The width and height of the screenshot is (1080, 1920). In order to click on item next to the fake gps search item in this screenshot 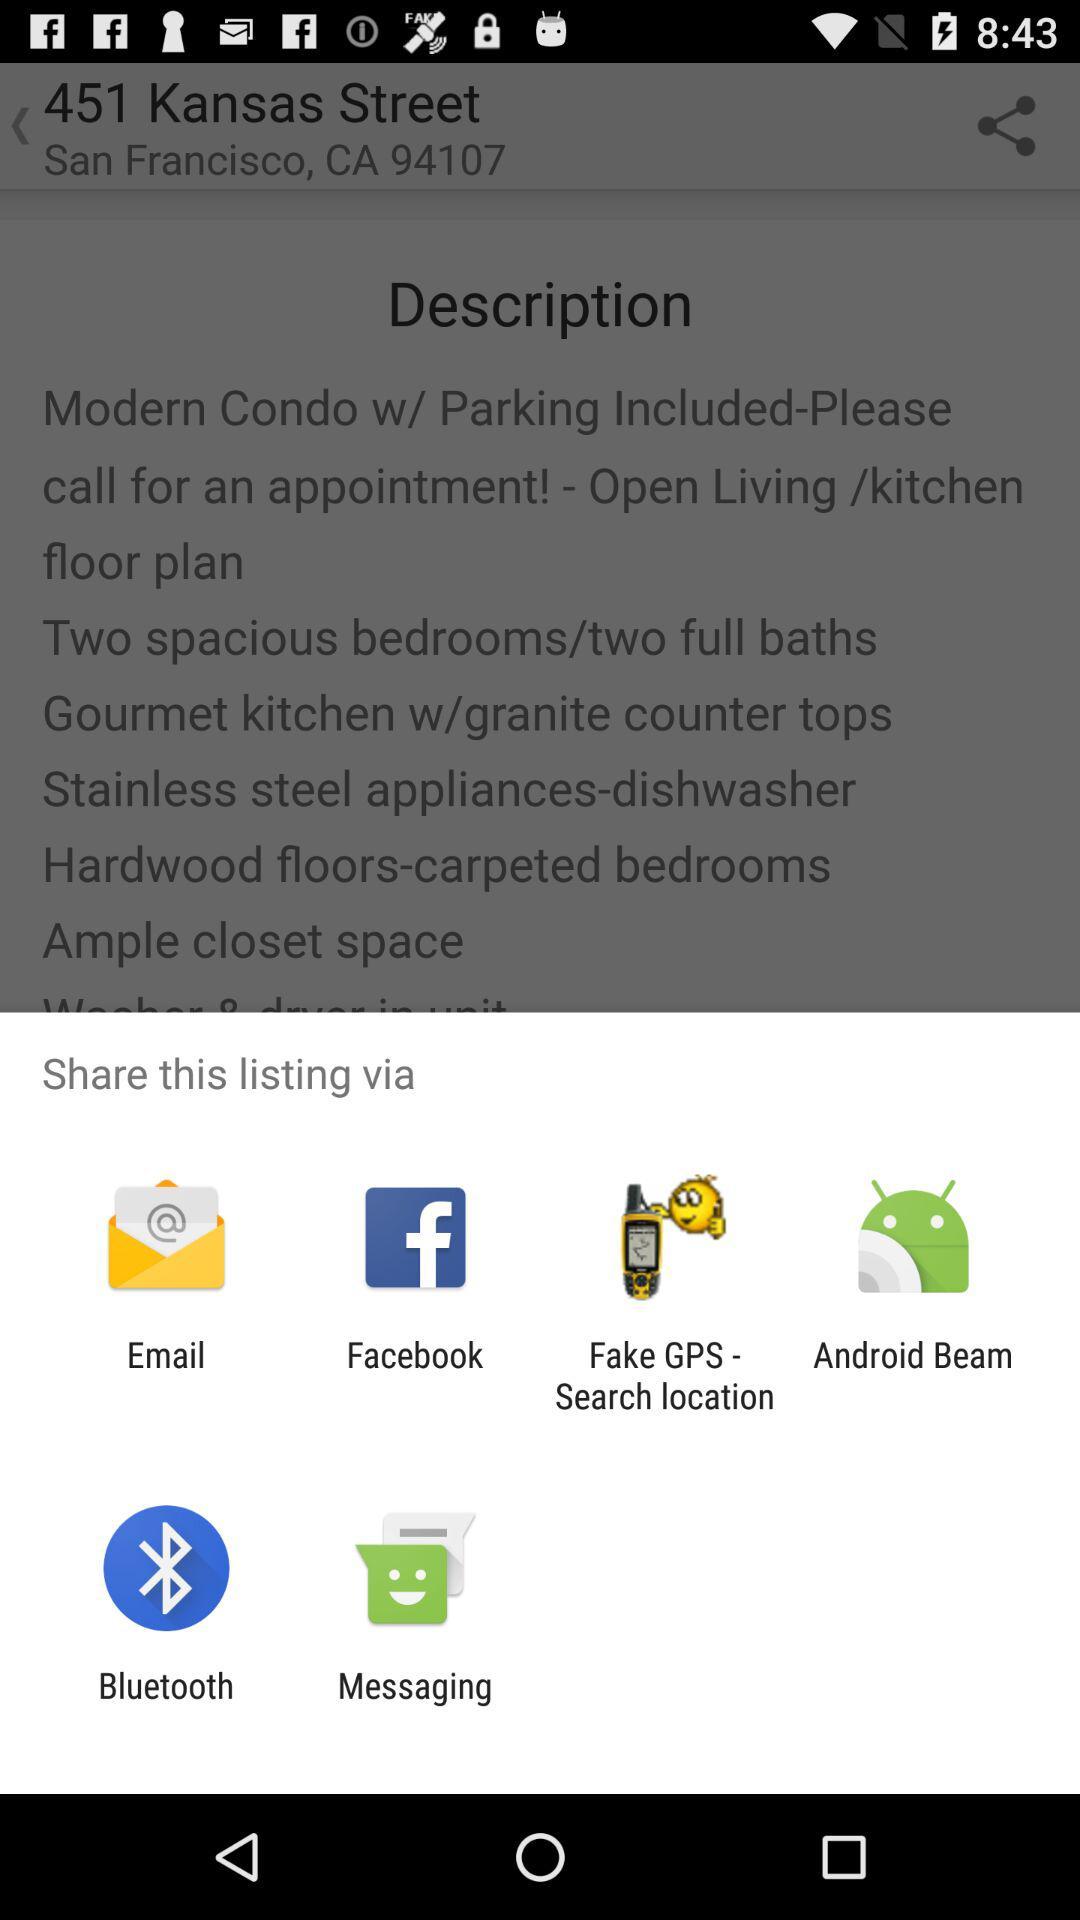, I will do `click(414, 1374)`.